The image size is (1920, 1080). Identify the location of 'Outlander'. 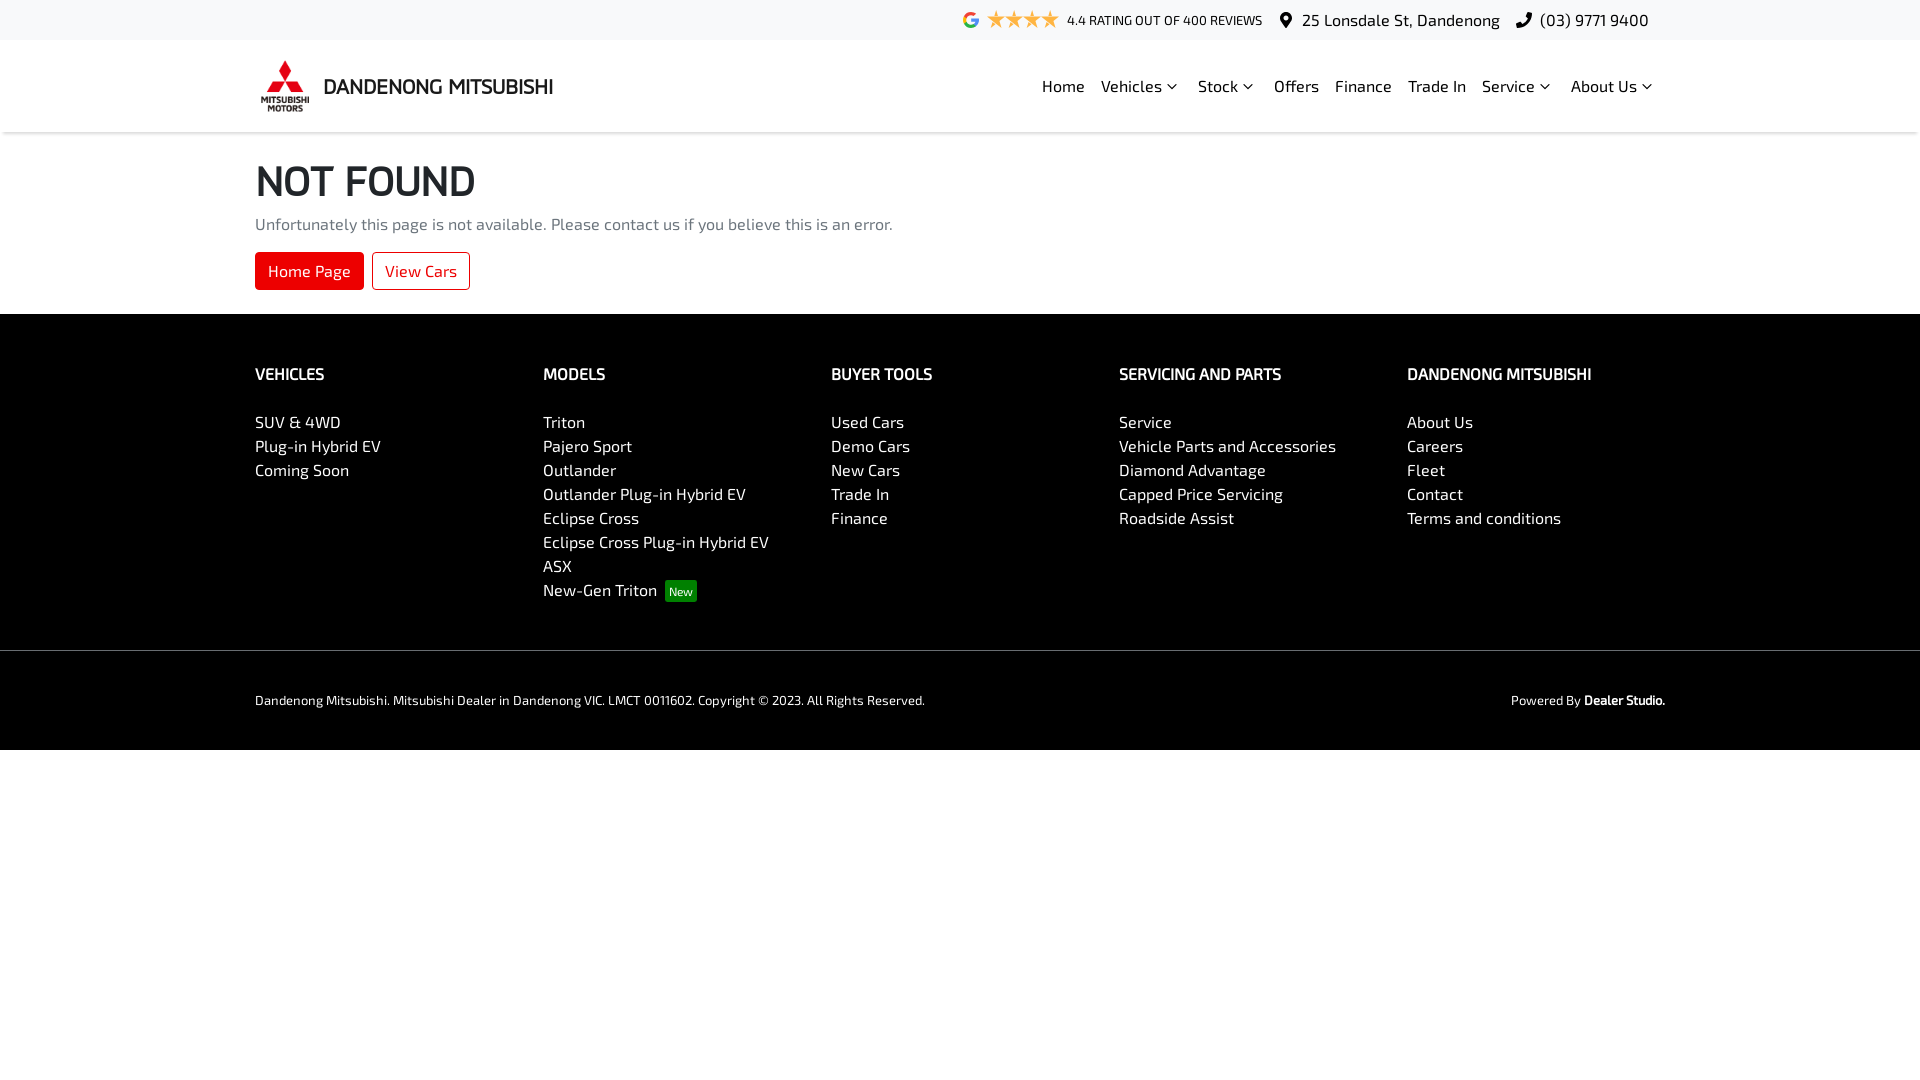
(578, 469).